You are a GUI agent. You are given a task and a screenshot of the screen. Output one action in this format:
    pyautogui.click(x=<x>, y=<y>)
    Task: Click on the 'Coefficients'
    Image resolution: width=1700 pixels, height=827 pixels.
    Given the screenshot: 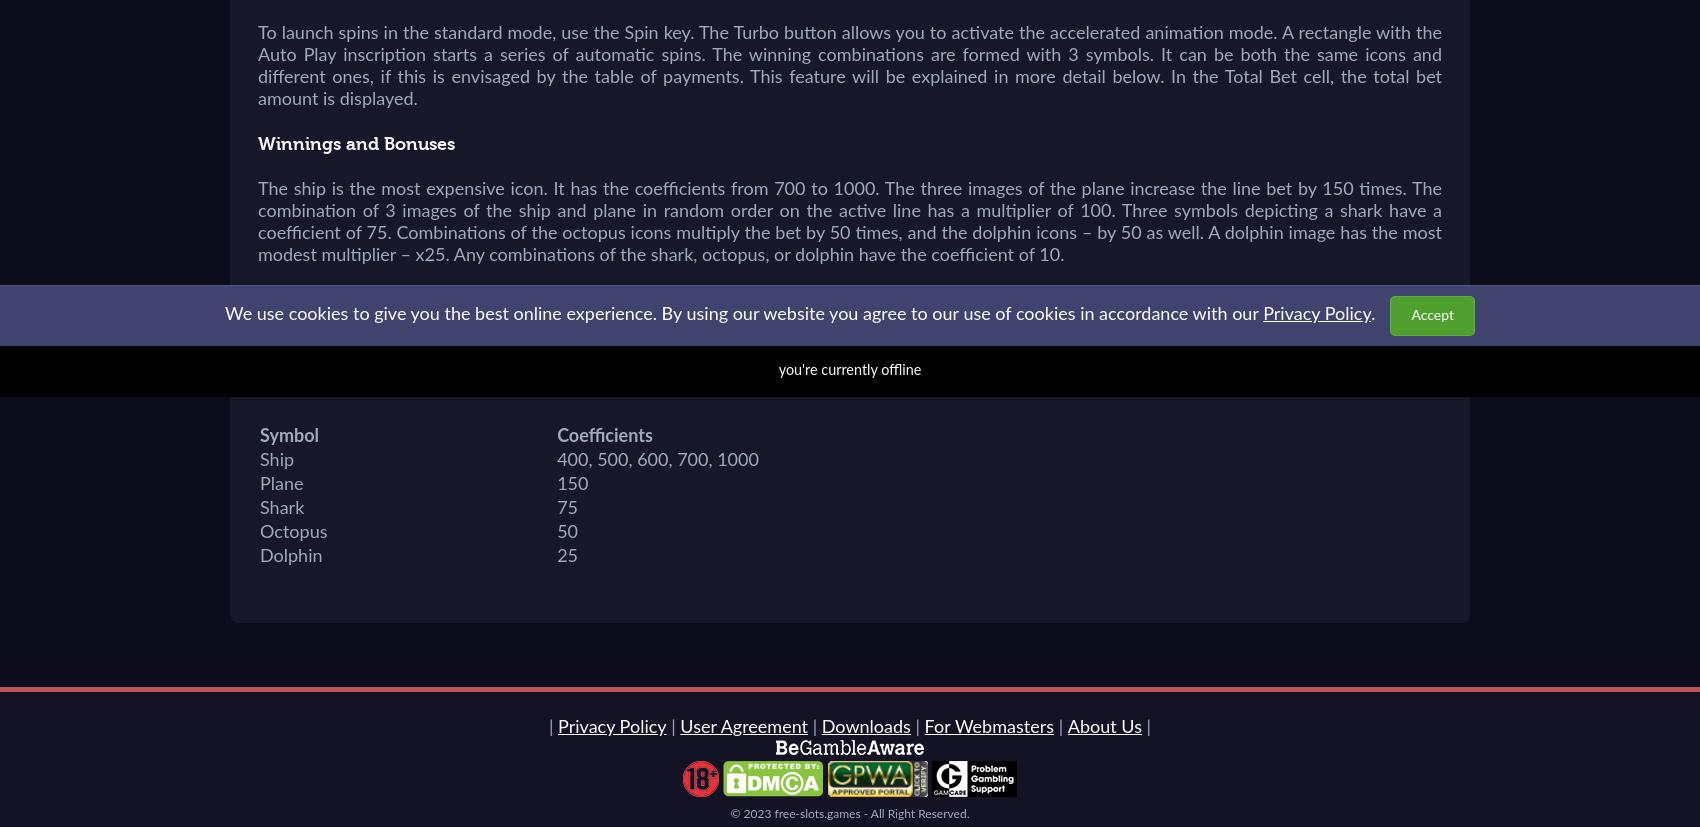 What is the action you would take?
    pyautogui.click(x=603, y=435)
    